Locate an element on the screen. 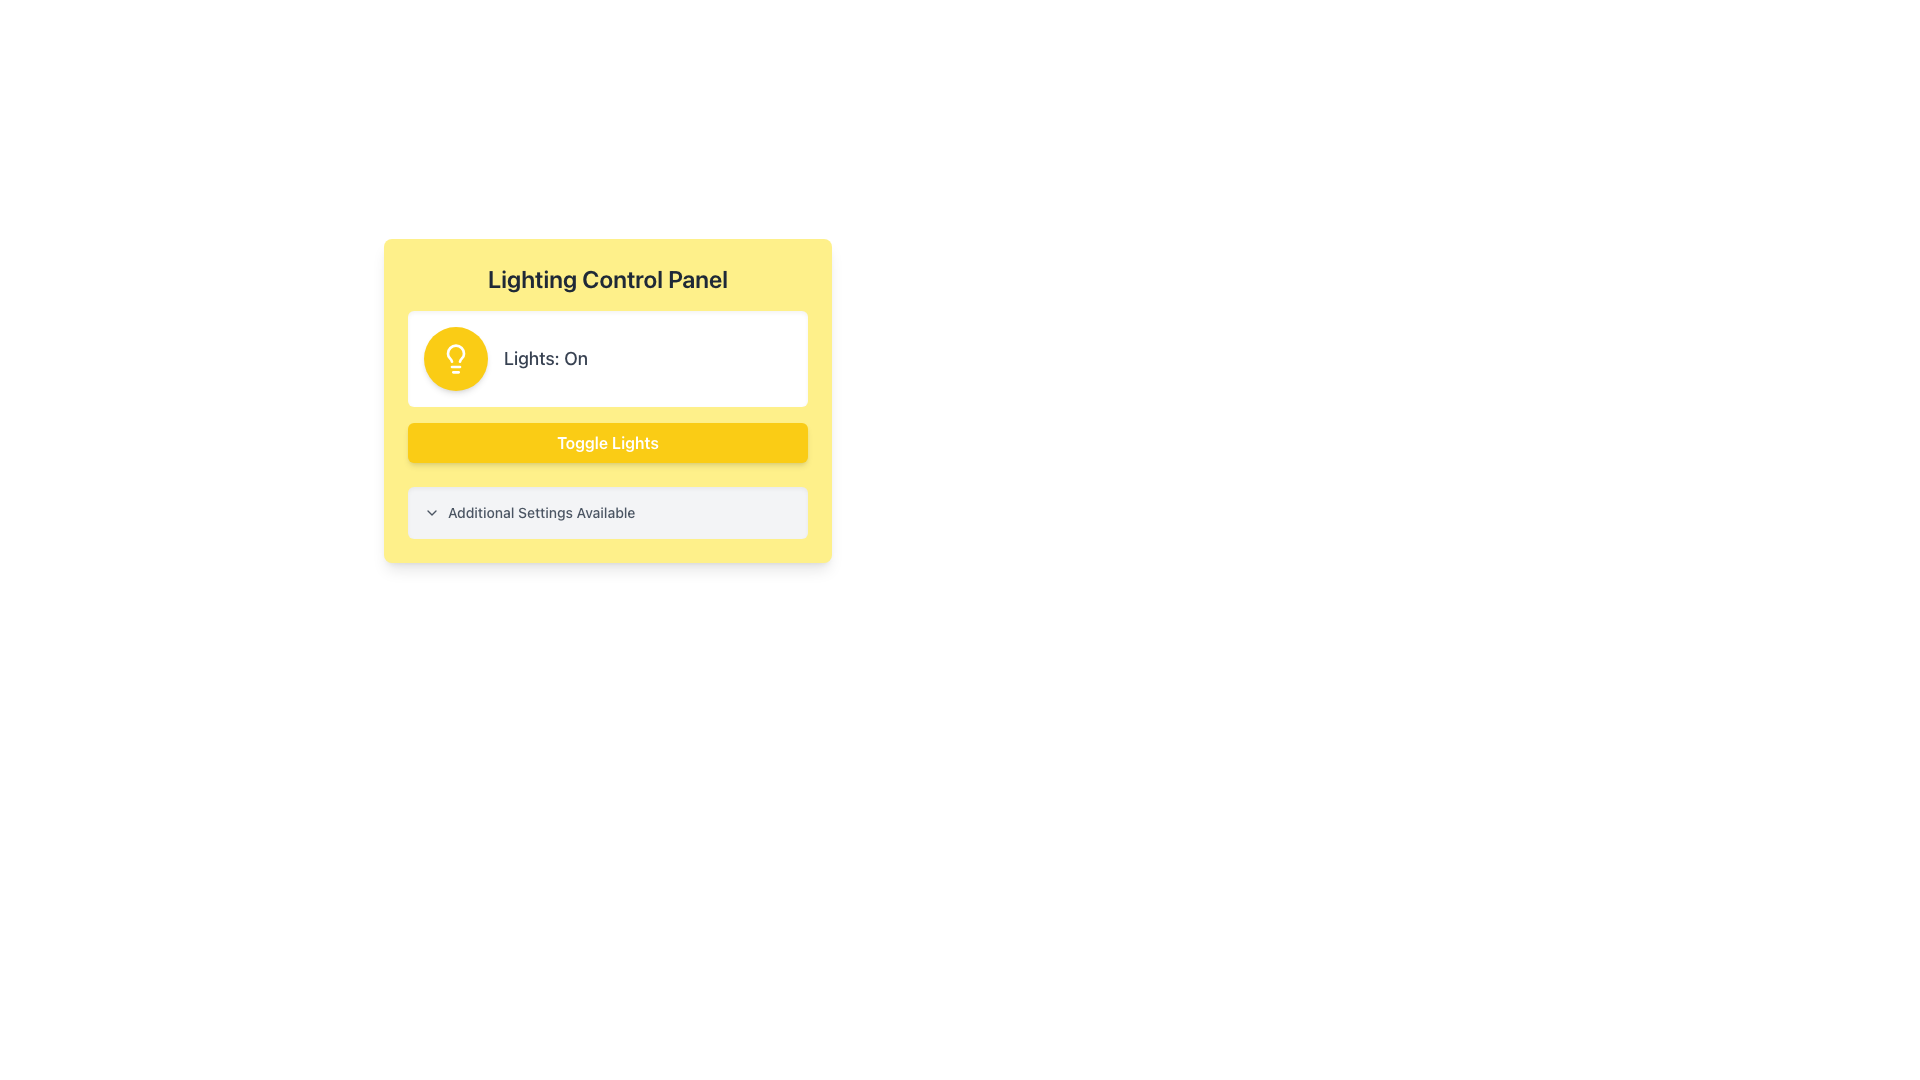 The height and width of the screenshot is (1080, 1920). information from the Informational Label with Icon located below the 'Toggle Lights' button in the 'Lighting Control Panel' is located at coordinates (607, 512).